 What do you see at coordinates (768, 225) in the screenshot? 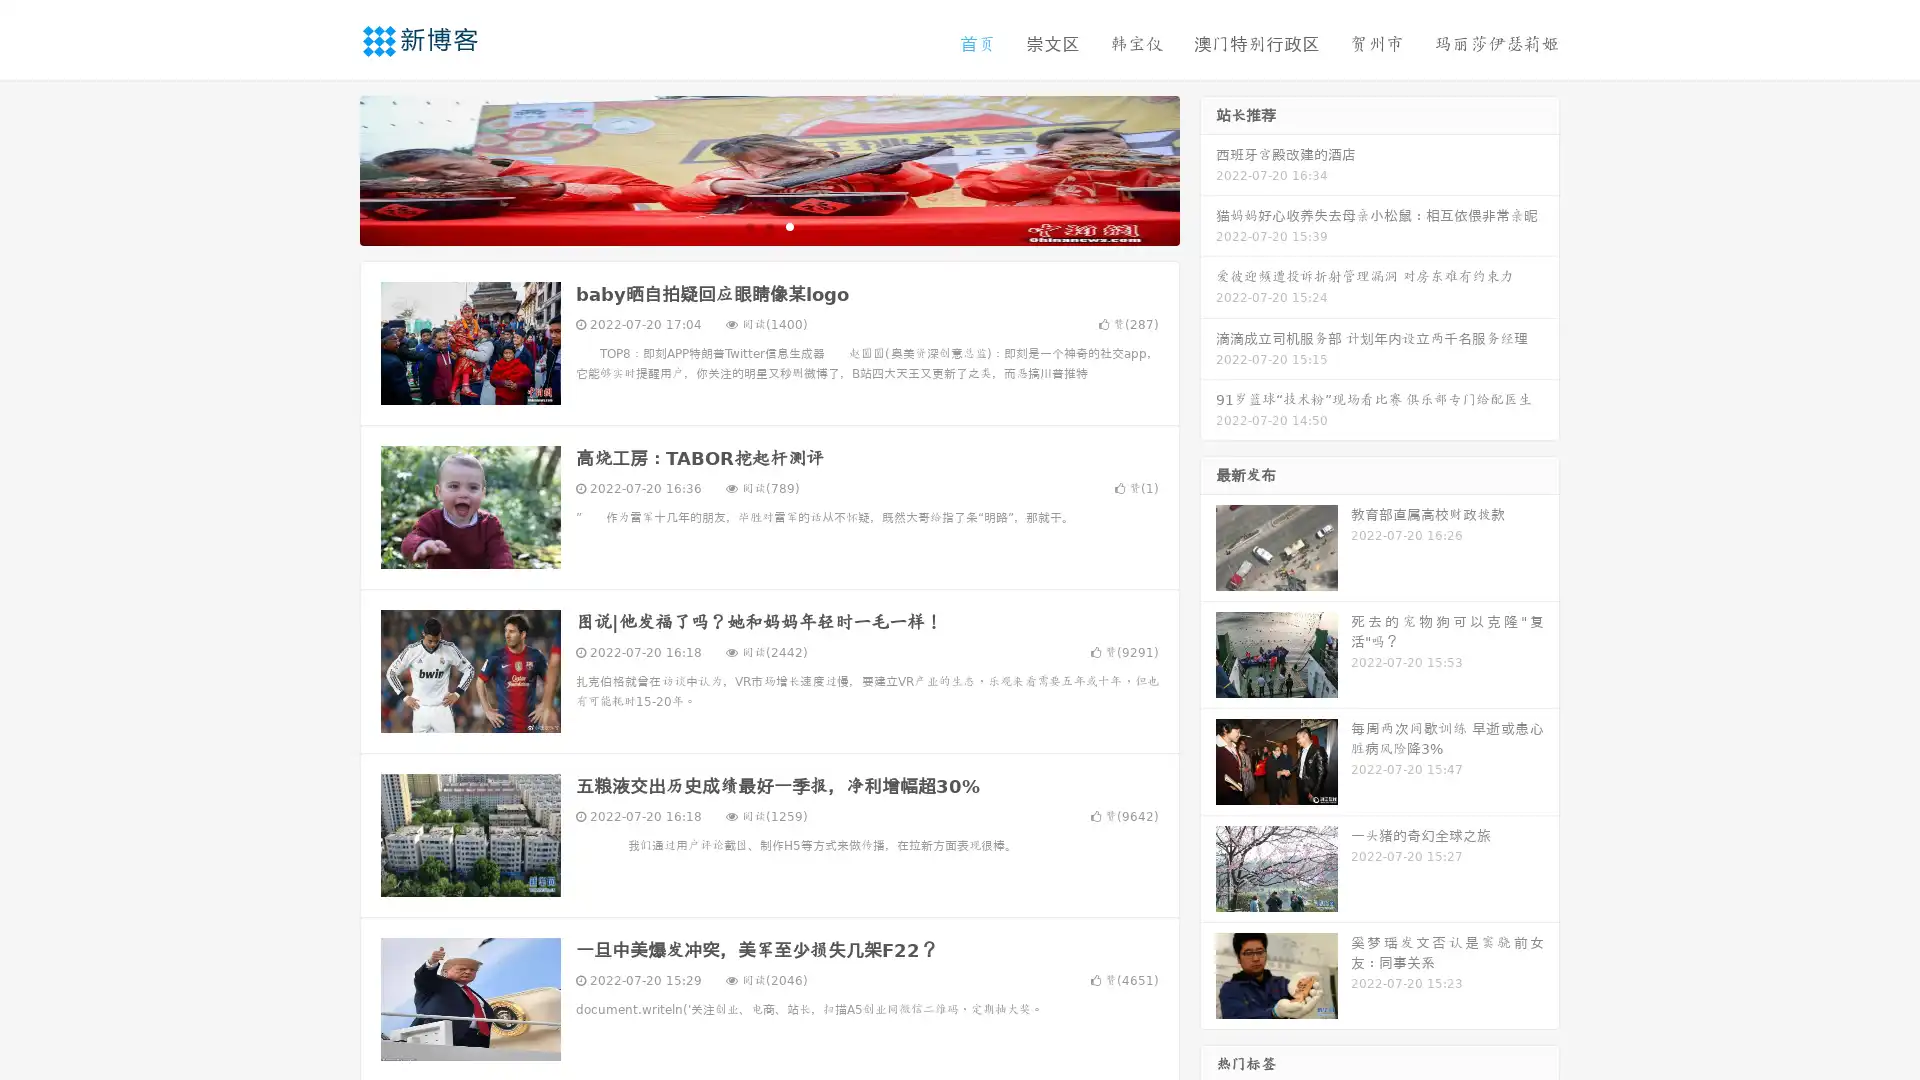
I see `Go to slide 2` at bounding box center [768, 225].